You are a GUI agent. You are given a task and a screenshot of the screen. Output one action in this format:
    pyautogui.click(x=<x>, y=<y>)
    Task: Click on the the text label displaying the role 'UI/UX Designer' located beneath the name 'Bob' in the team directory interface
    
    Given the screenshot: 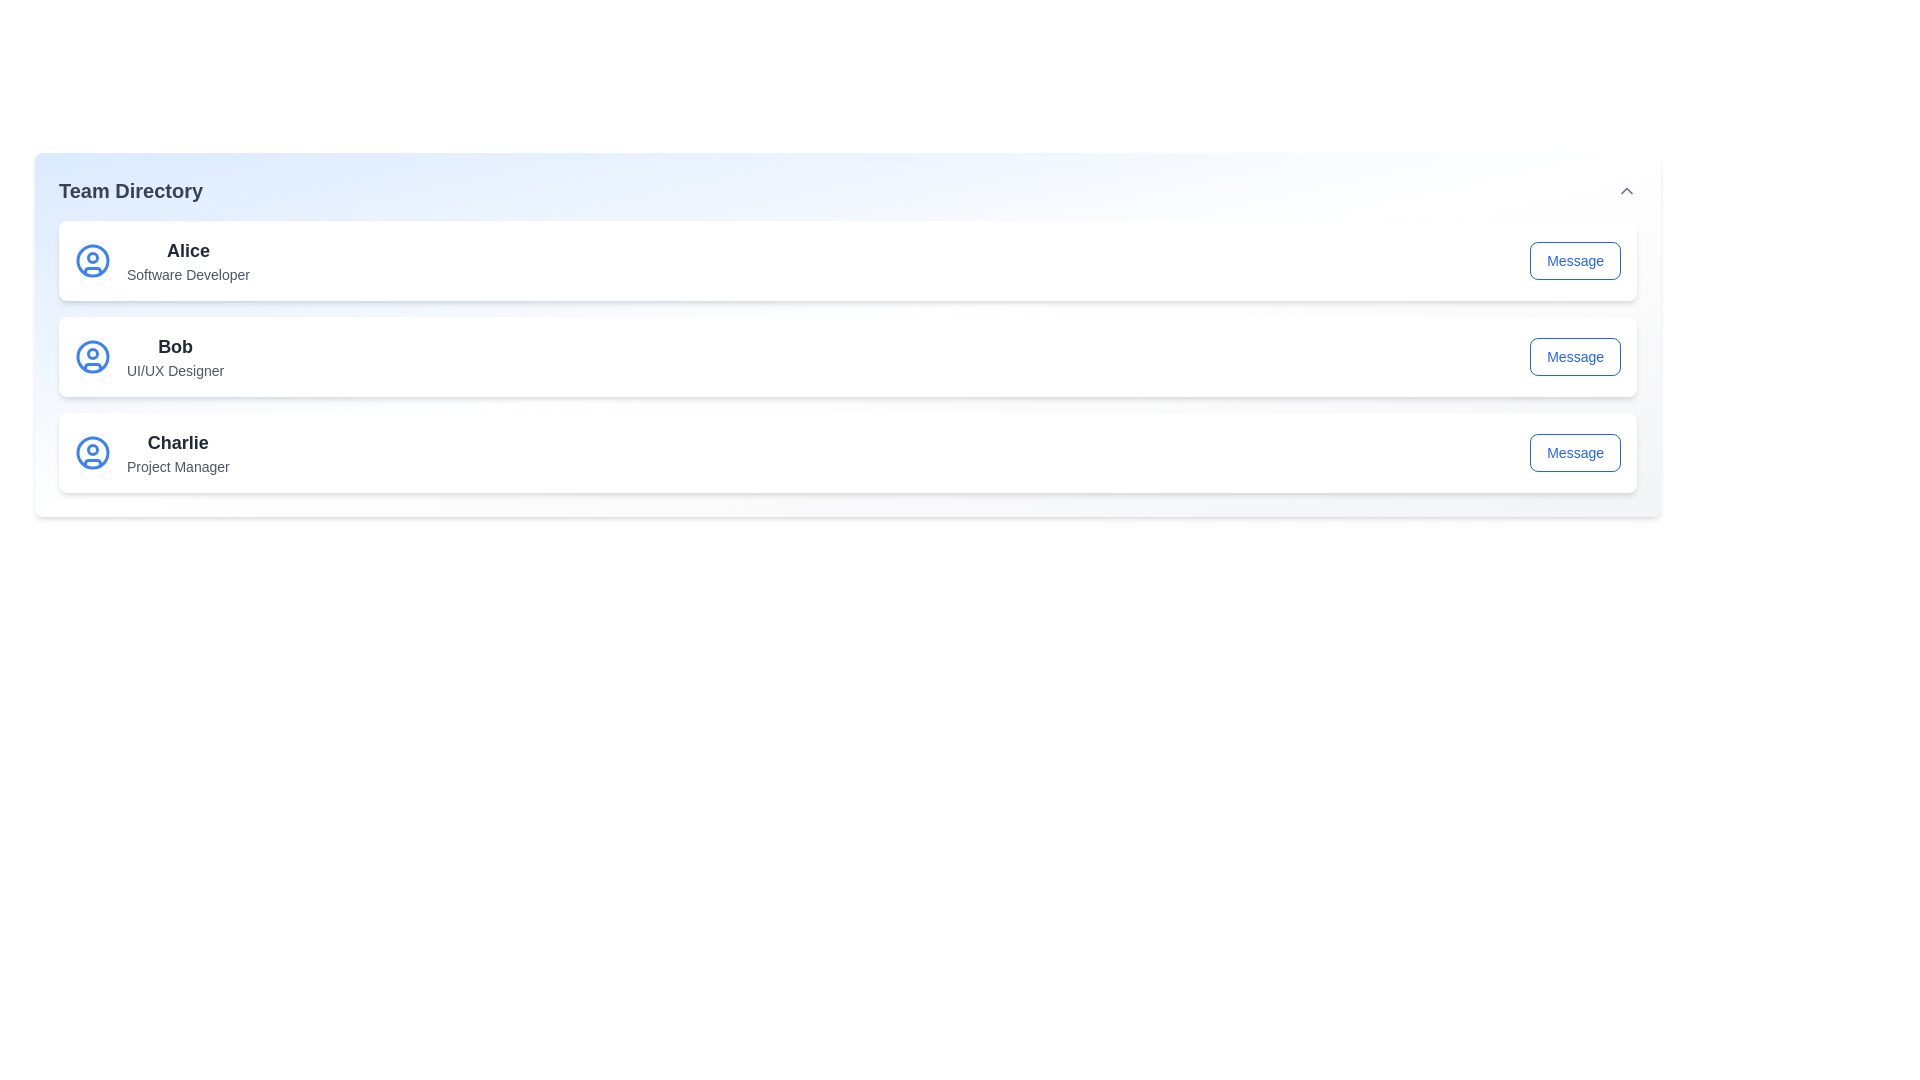 What is the action you would take?
    pyautogui.click(x=175, y=370)
    